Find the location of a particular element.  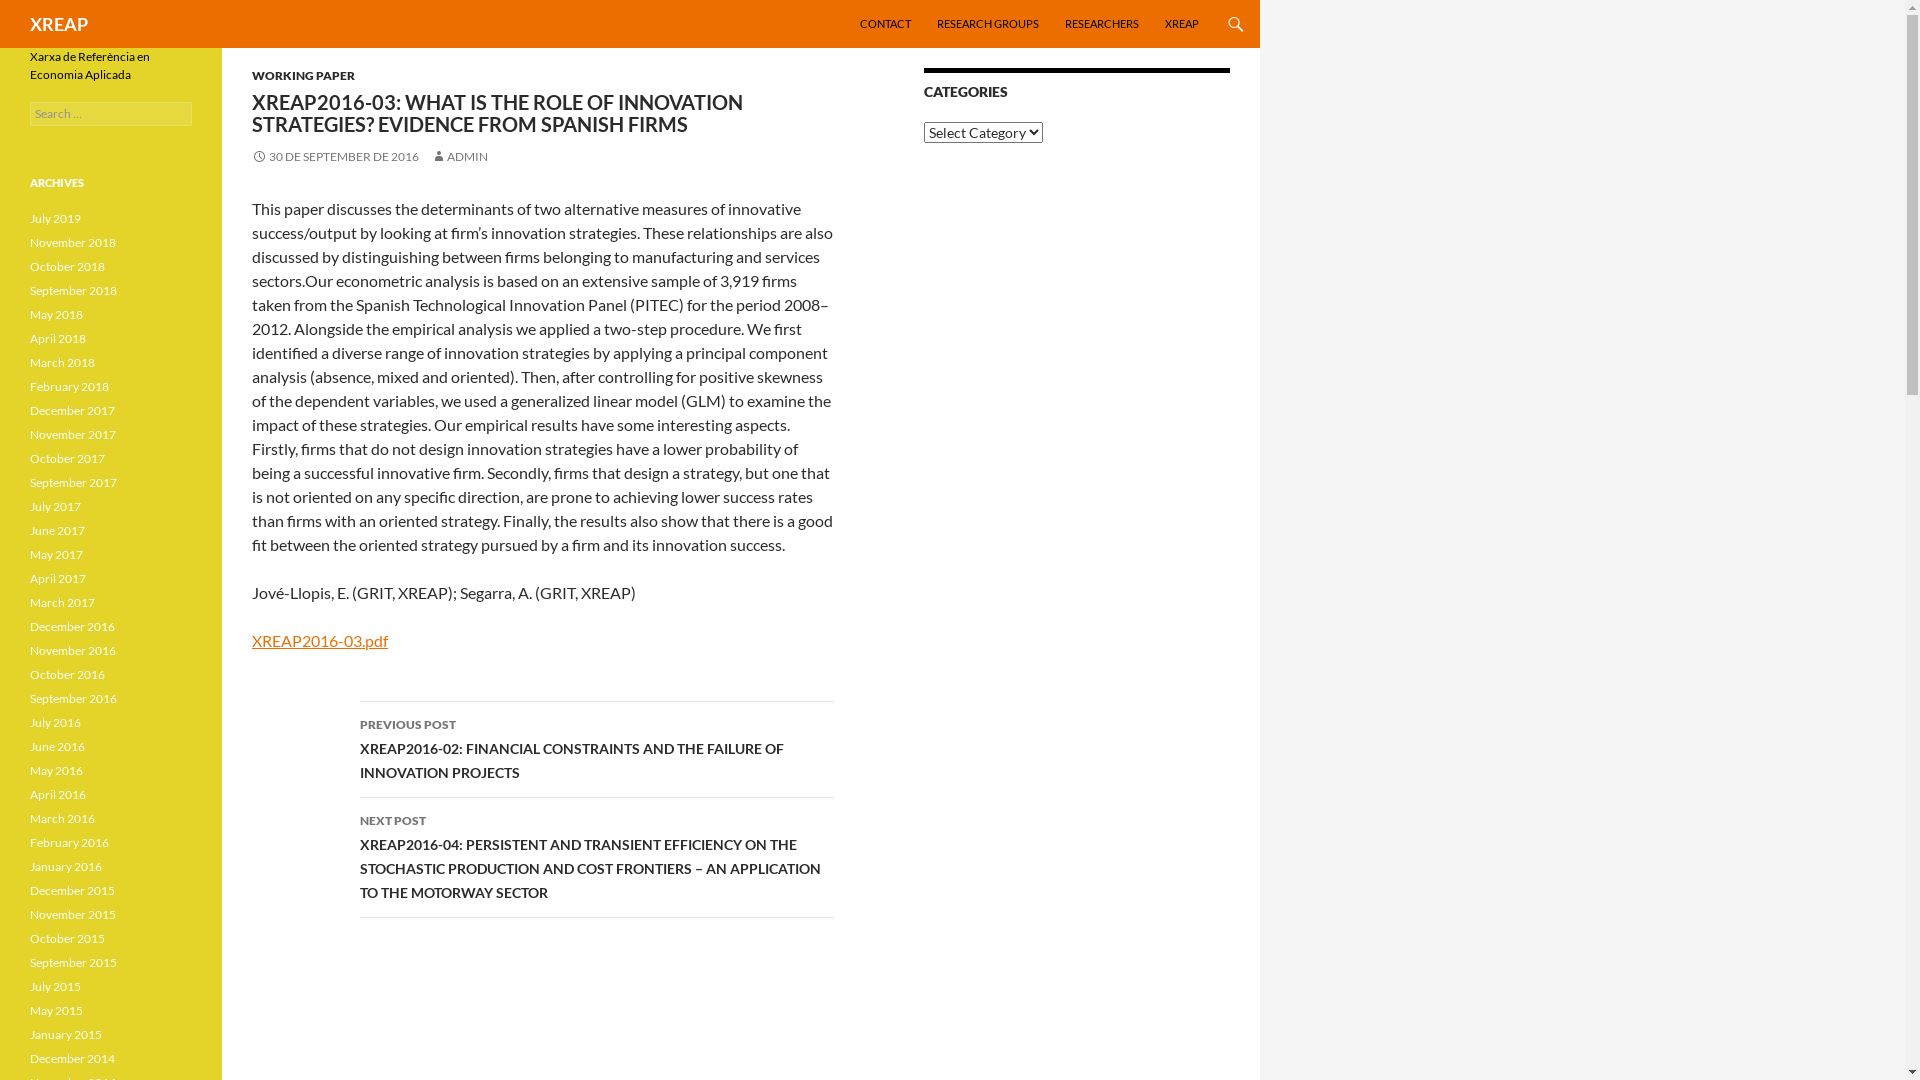

'January 2015' is located at coordinates (66, 1034).